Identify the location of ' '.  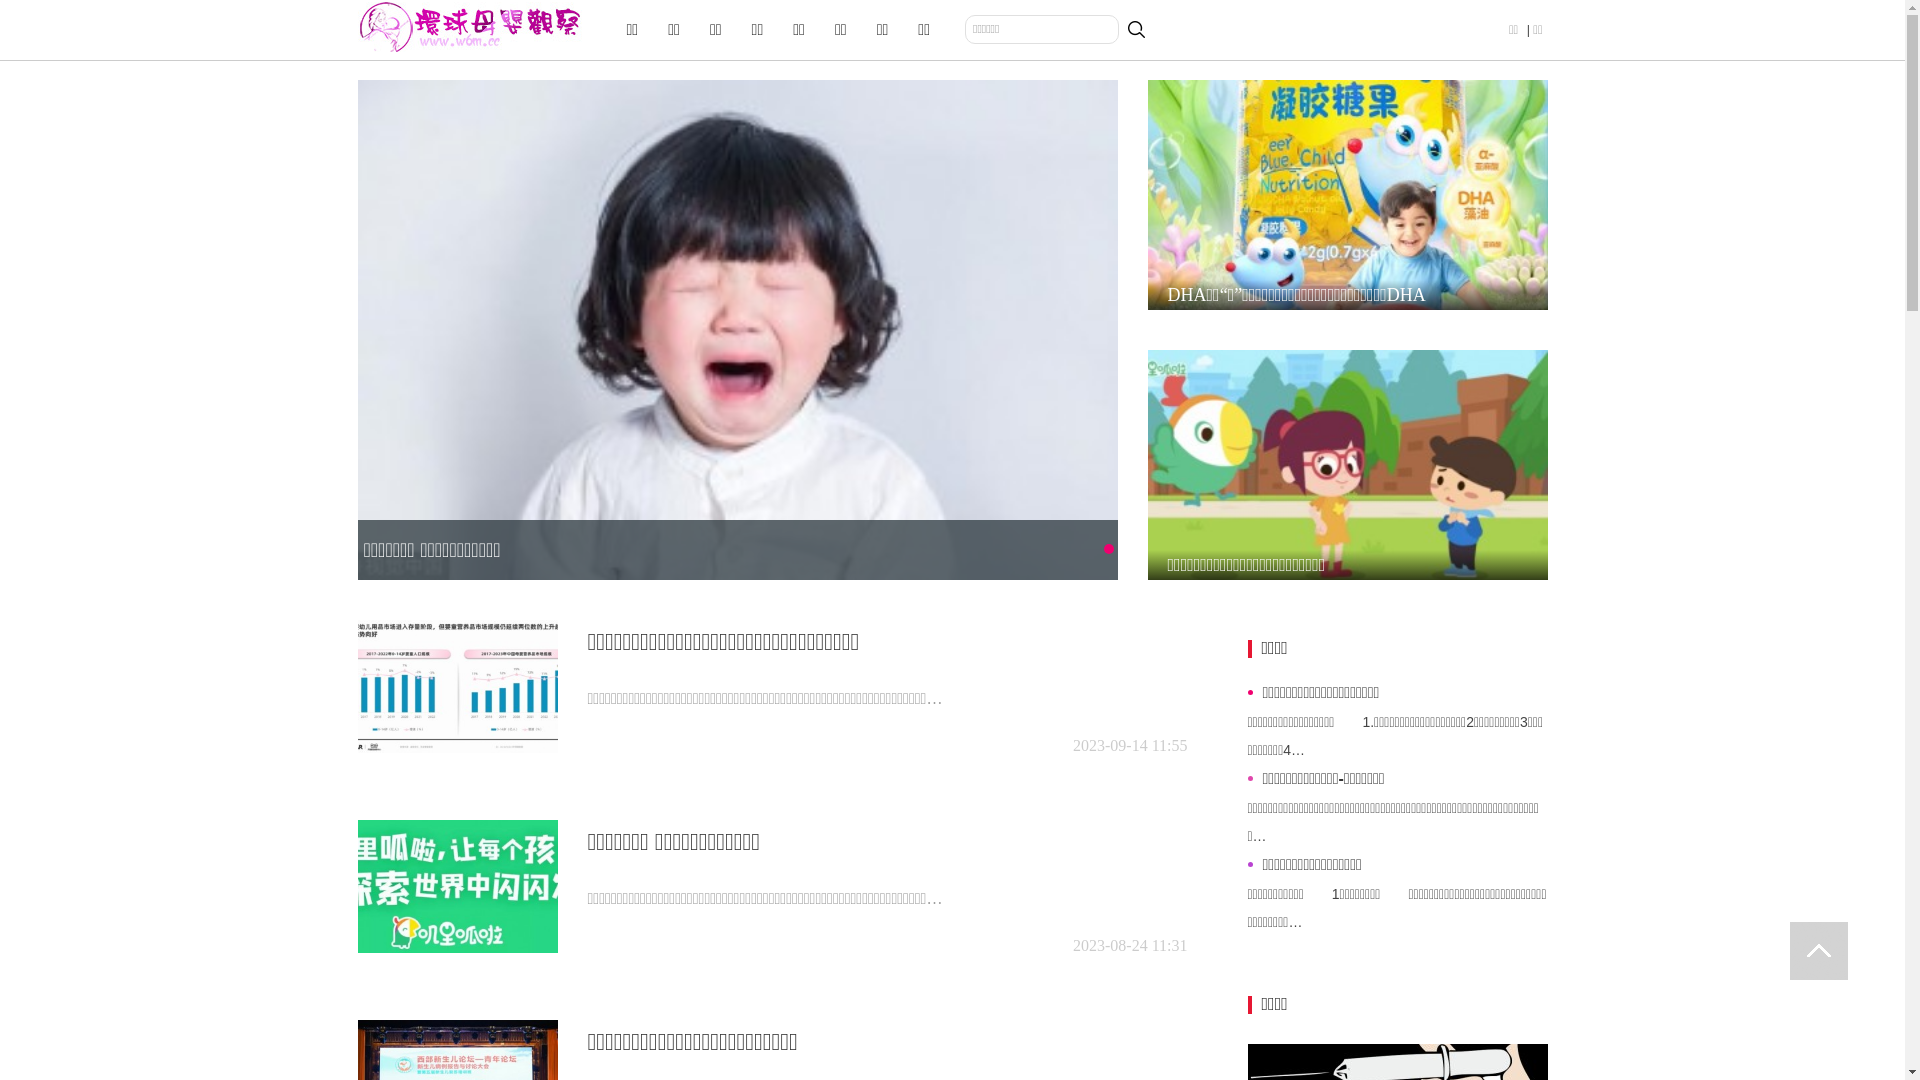
(1790, 950).